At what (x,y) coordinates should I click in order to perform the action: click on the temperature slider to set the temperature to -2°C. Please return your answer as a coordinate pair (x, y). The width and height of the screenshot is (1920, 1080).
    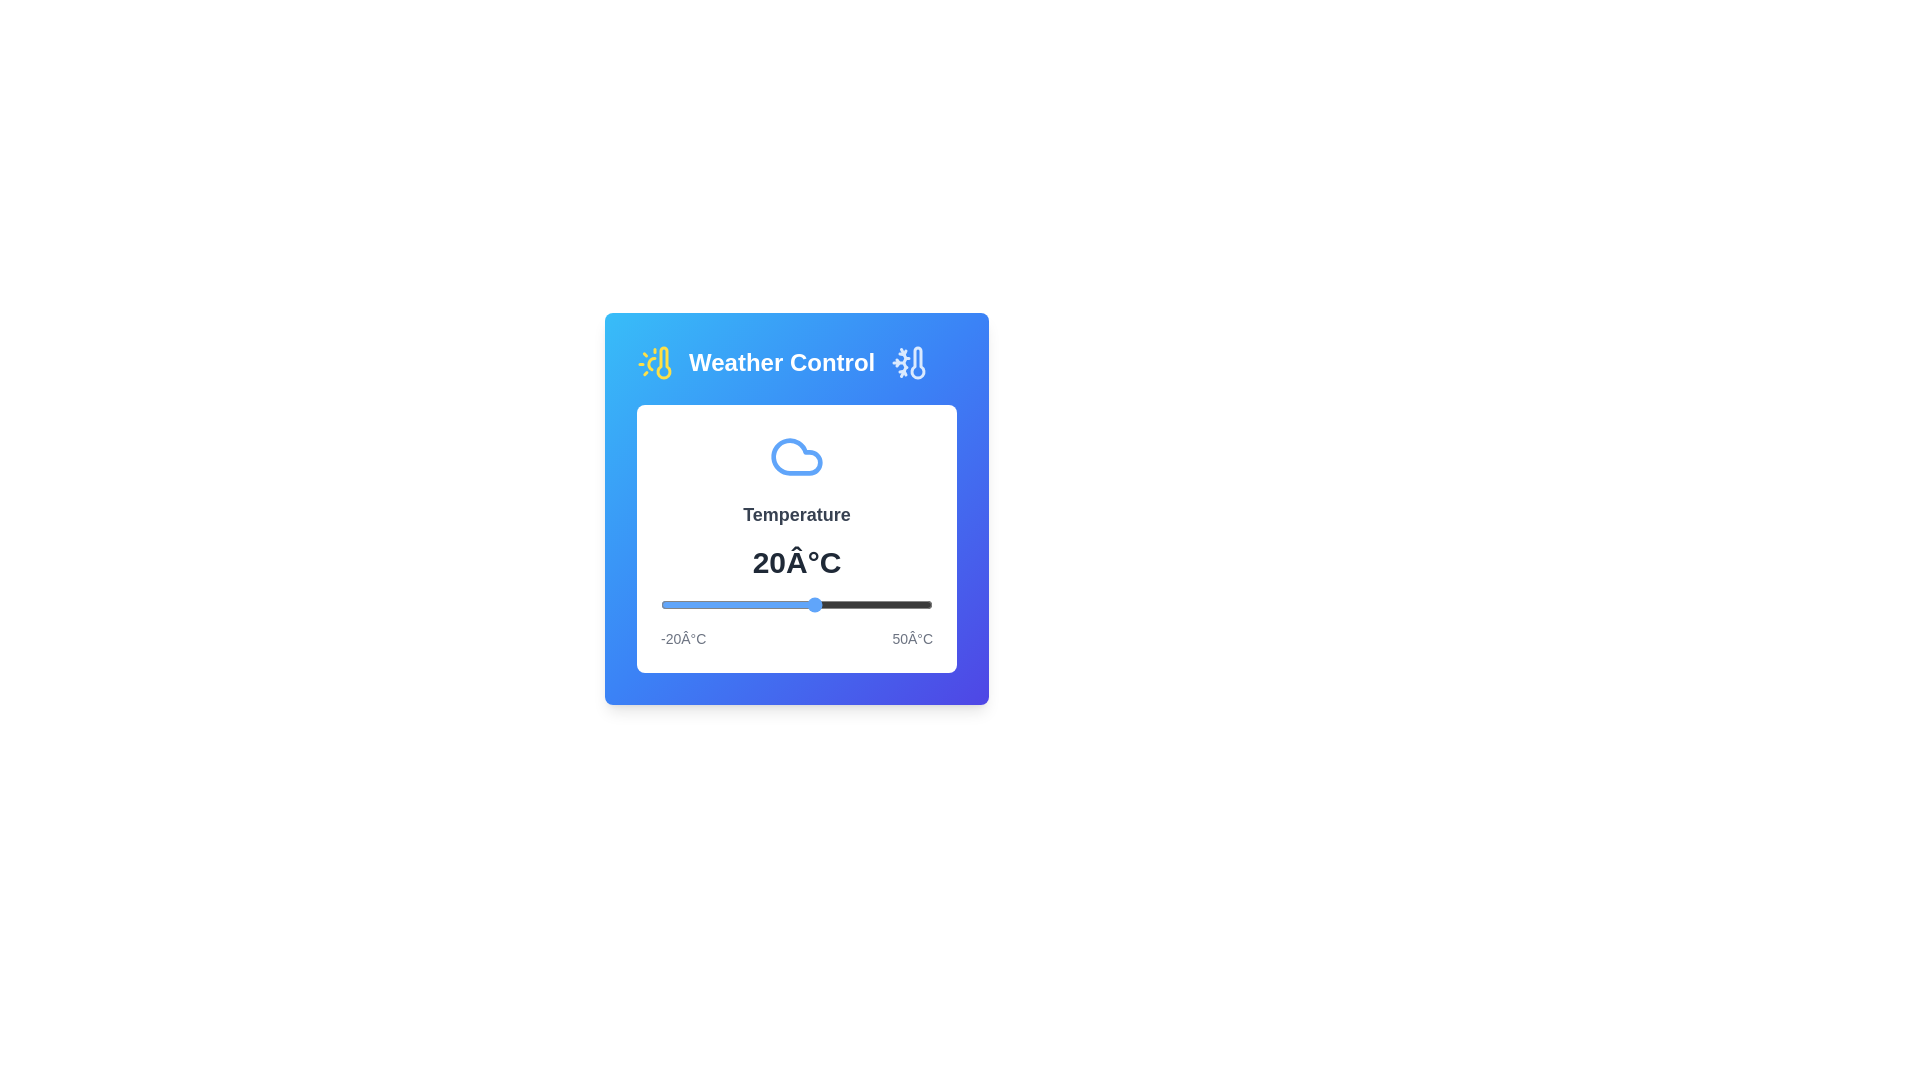
    Looking at the image, I should click on (729, 604).